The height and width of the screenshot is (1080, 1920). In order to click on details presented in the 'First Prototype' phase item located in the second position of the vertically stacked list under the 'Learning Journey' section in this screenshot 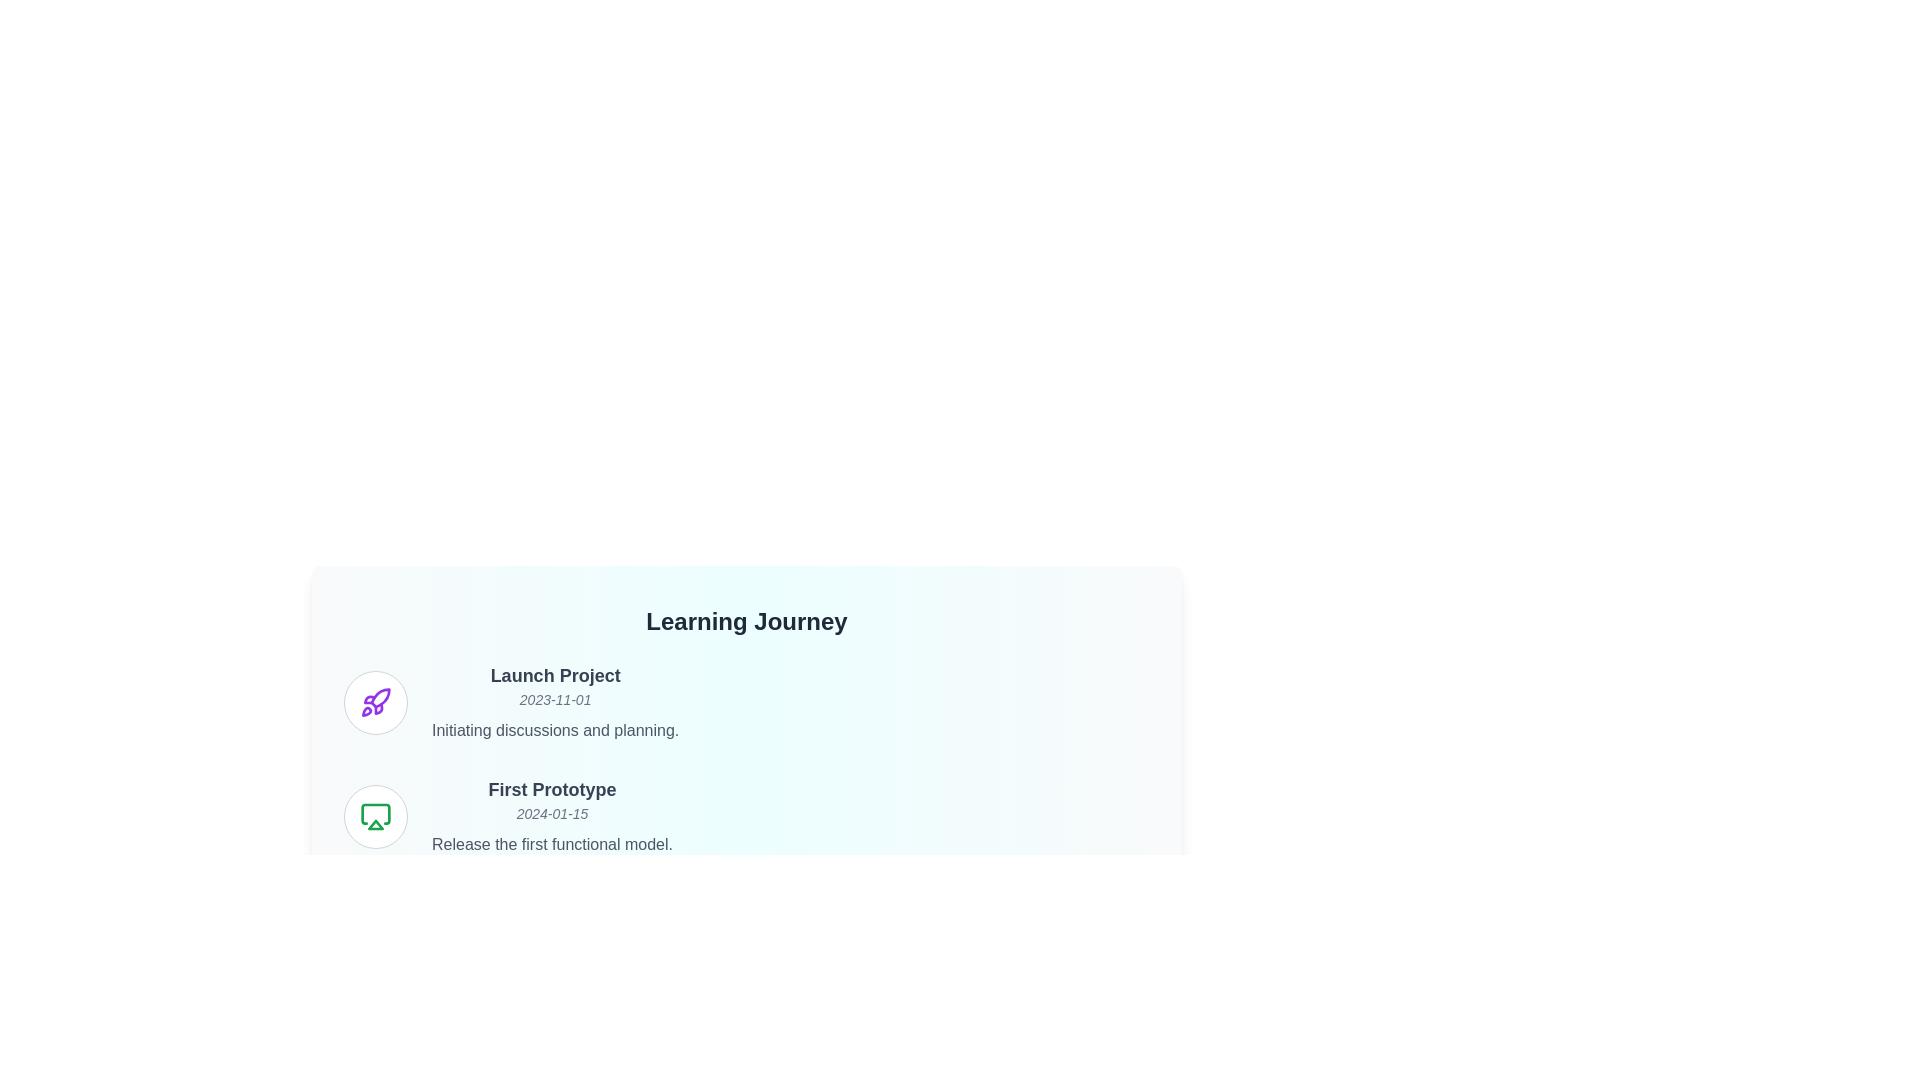, I will do `click(746, 817)`.